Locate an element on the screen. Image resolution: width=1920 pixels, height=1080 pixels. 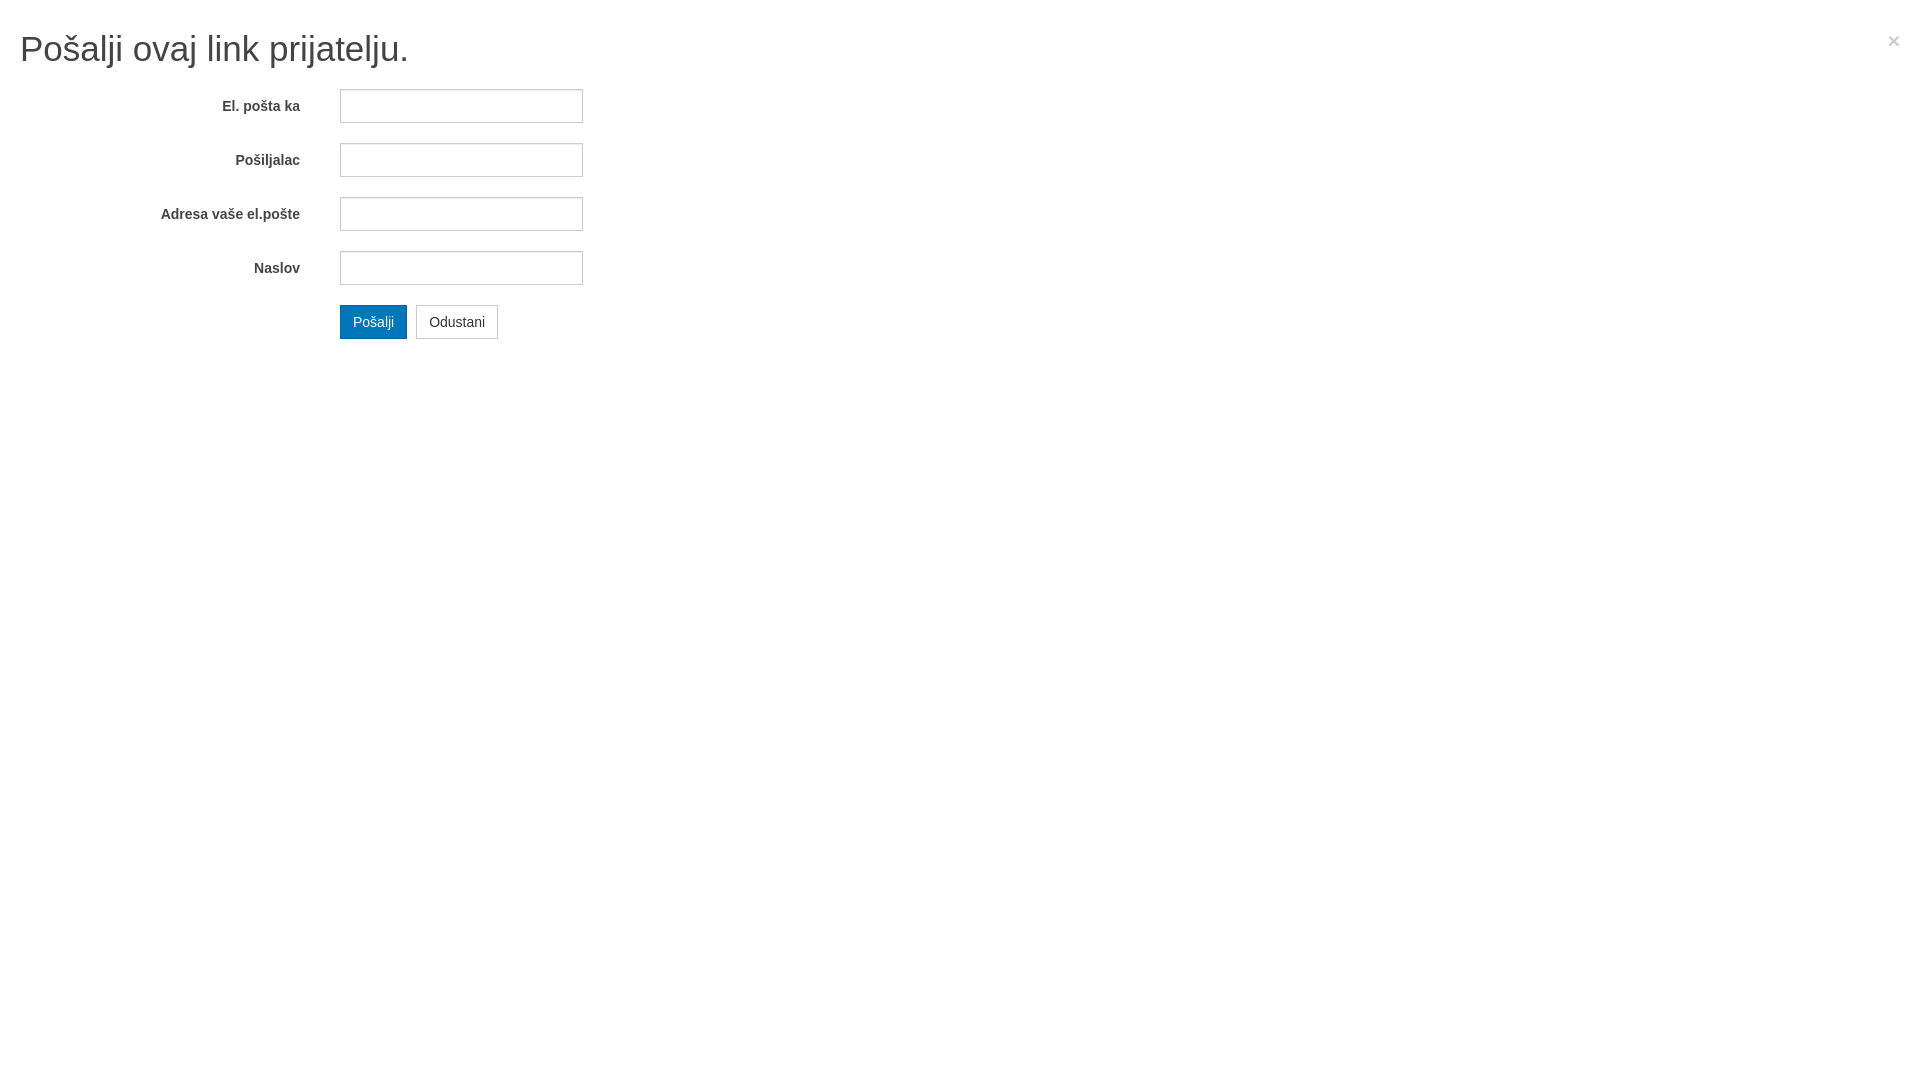
'Odustani' is located at coordinates (455, 319).